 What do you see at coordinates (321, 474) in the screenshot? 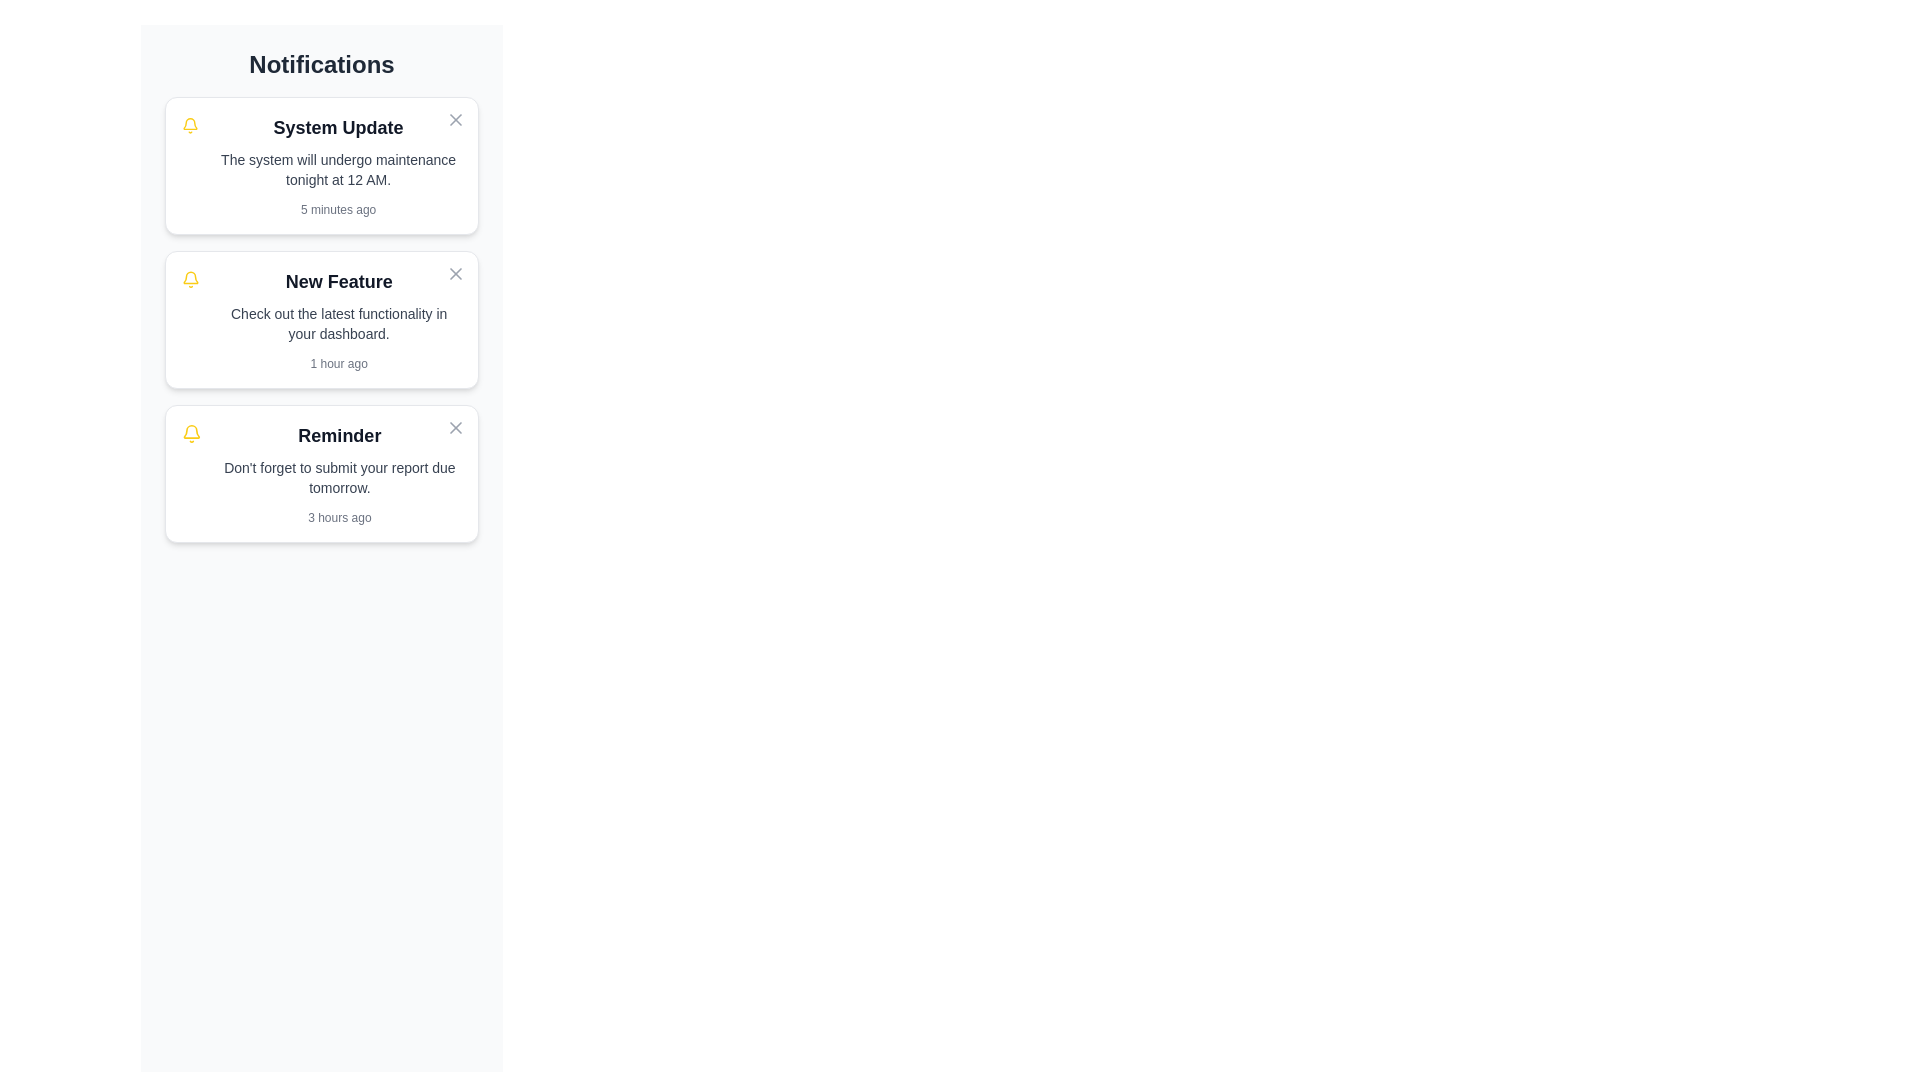
I see `the notification card that serves as an important reminder, located at the bottom of the notification list` at bounding box center [321, 474].